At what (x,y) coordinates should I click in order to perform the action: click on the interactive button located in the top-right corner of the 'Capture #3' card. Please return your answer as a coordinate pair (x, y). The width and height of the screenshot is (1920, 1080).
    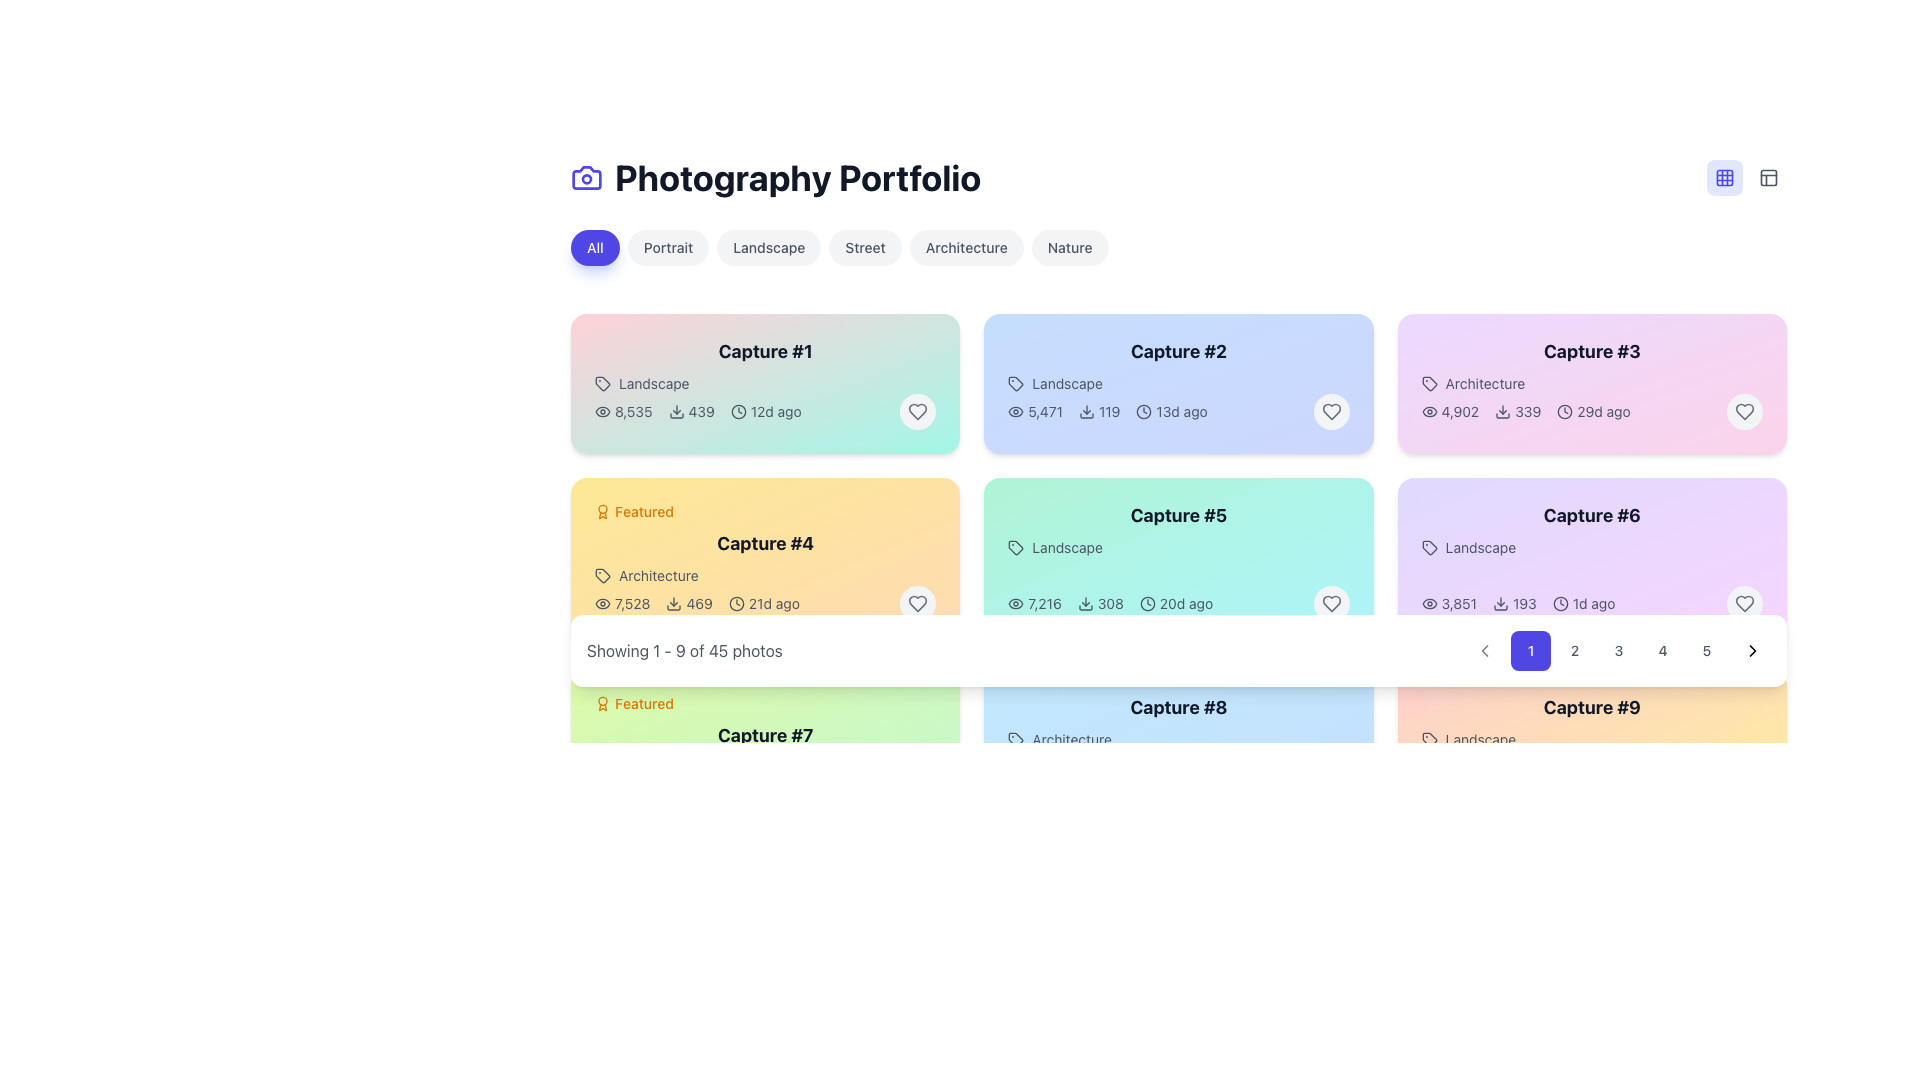
    Looking at the image, I should click on (1751, 346).